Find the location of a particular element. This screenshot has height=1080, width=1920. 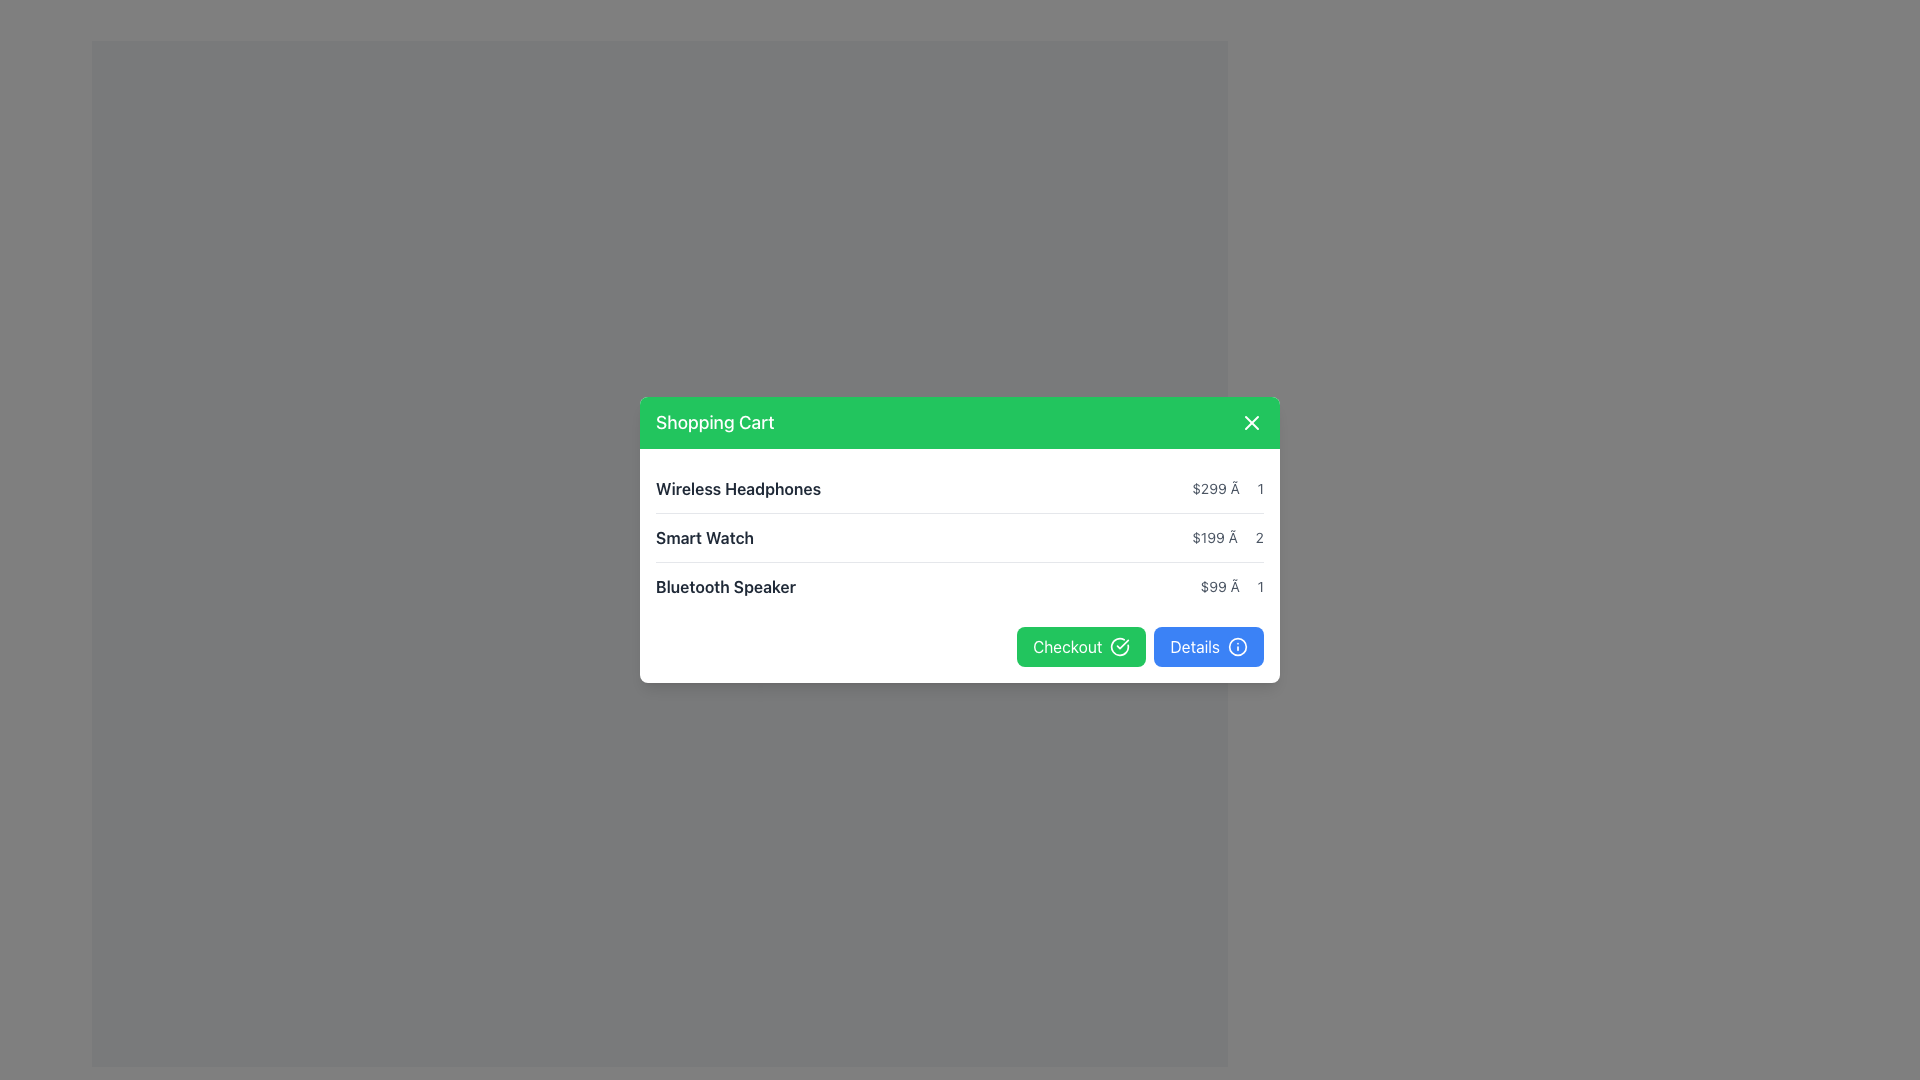

the innermost circular shape of the SVG graphic, which is part of an icon located to the right of the 'Details' button is located at coordinates (1237, 647).